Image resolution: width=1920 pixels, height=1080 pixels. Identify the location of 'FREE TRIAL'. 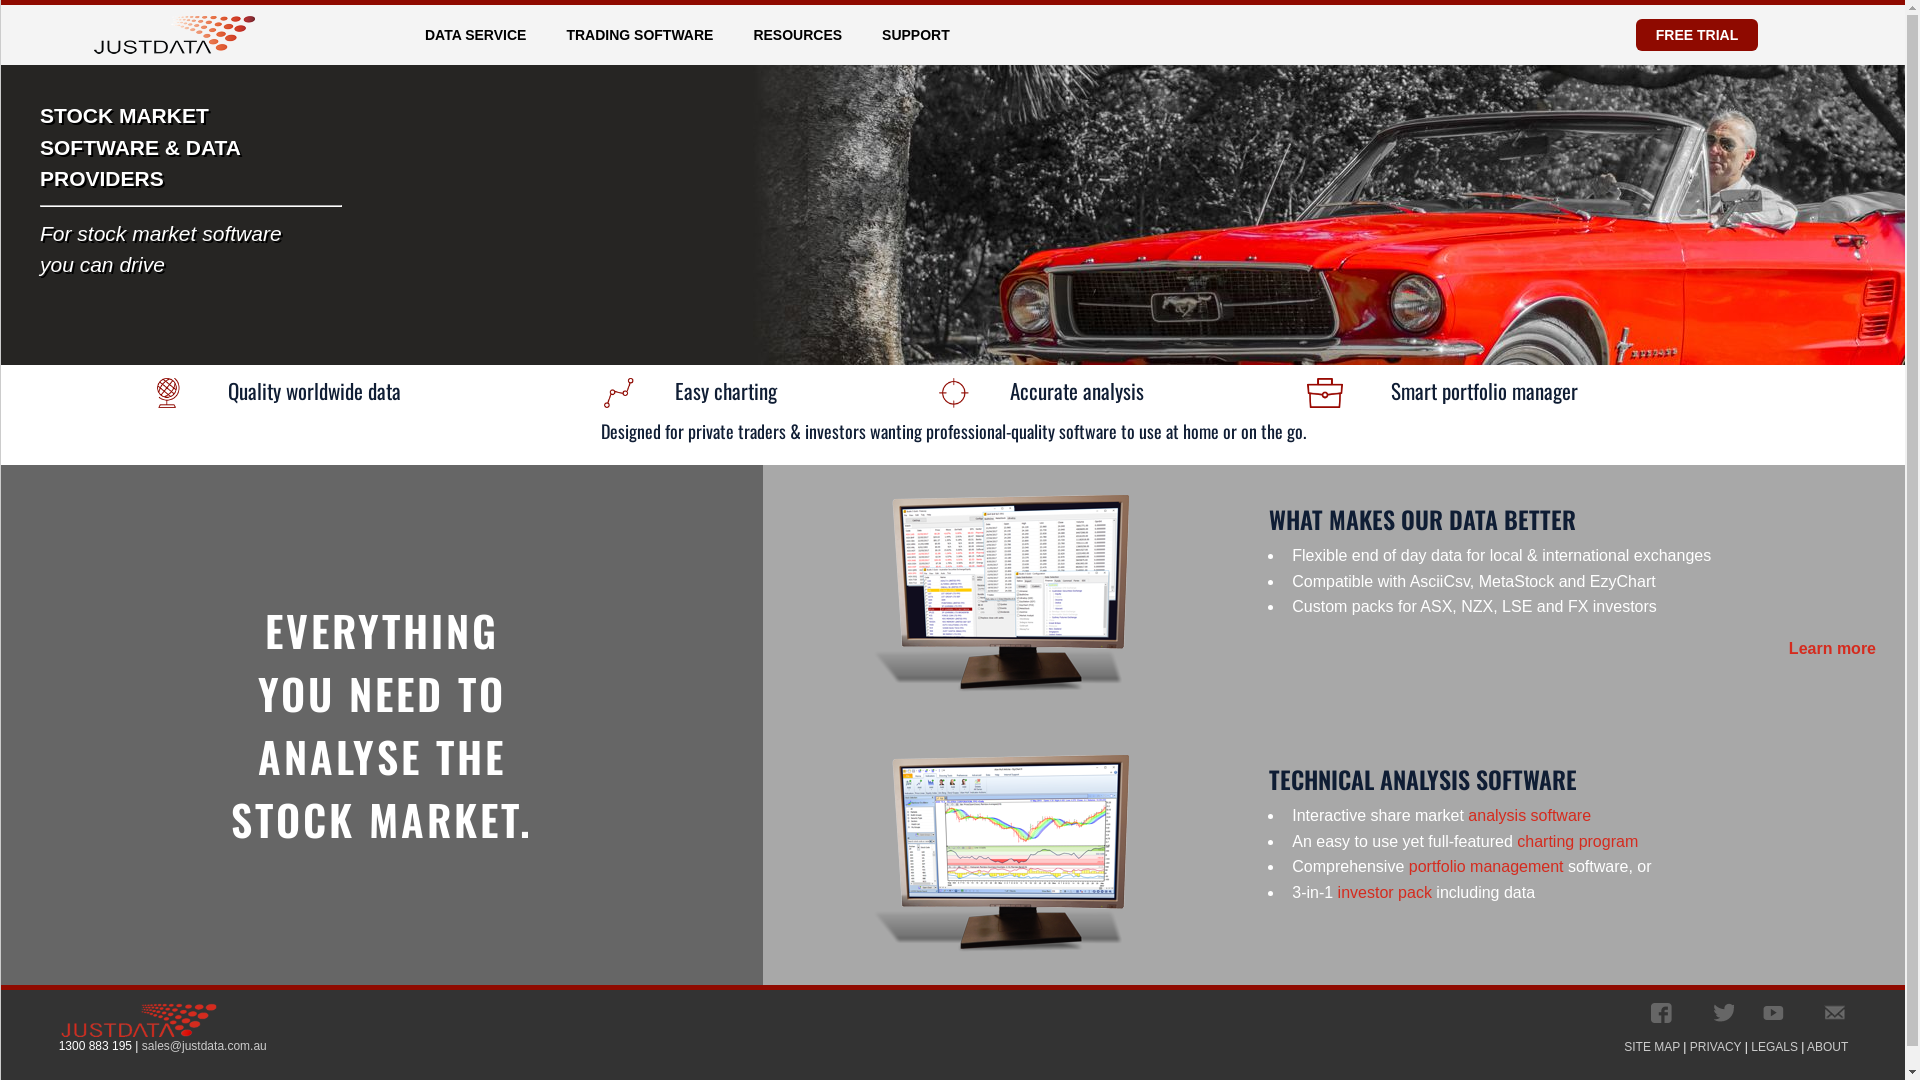
(1696, 34).